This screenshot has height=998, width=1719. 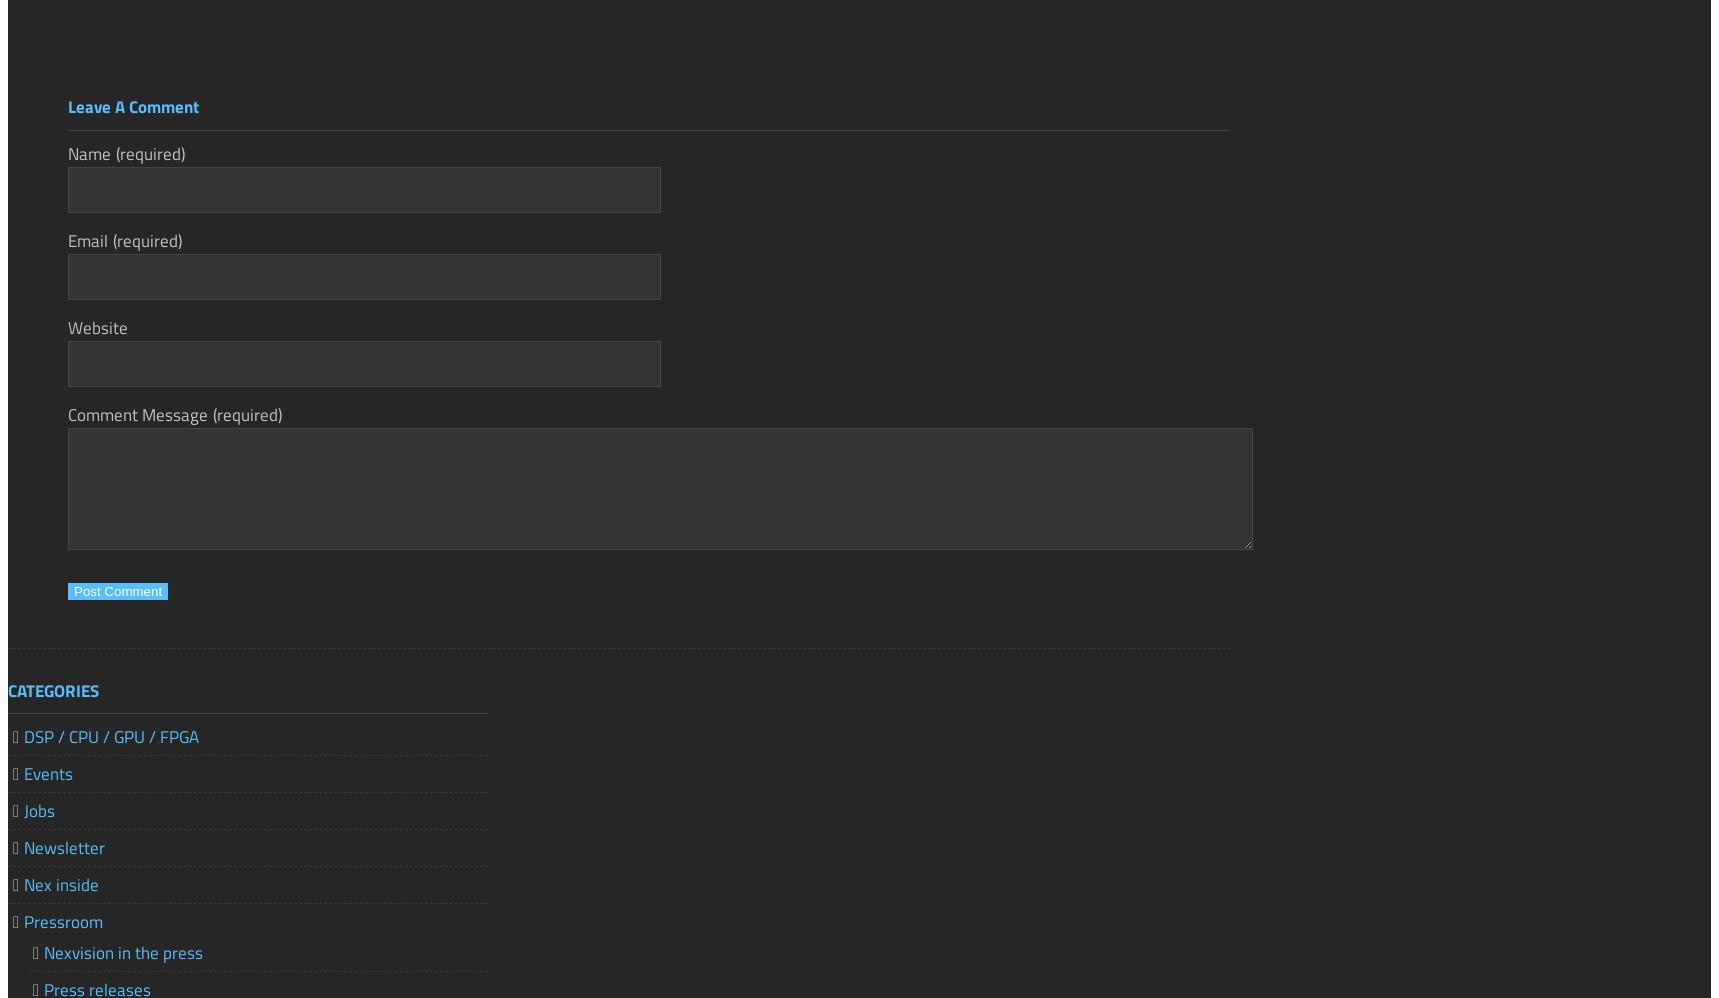 What do you see at coordinates (123, 950) in the screenshot?
I see `'Nexvision in the press'` at bounding box center [123, 950].